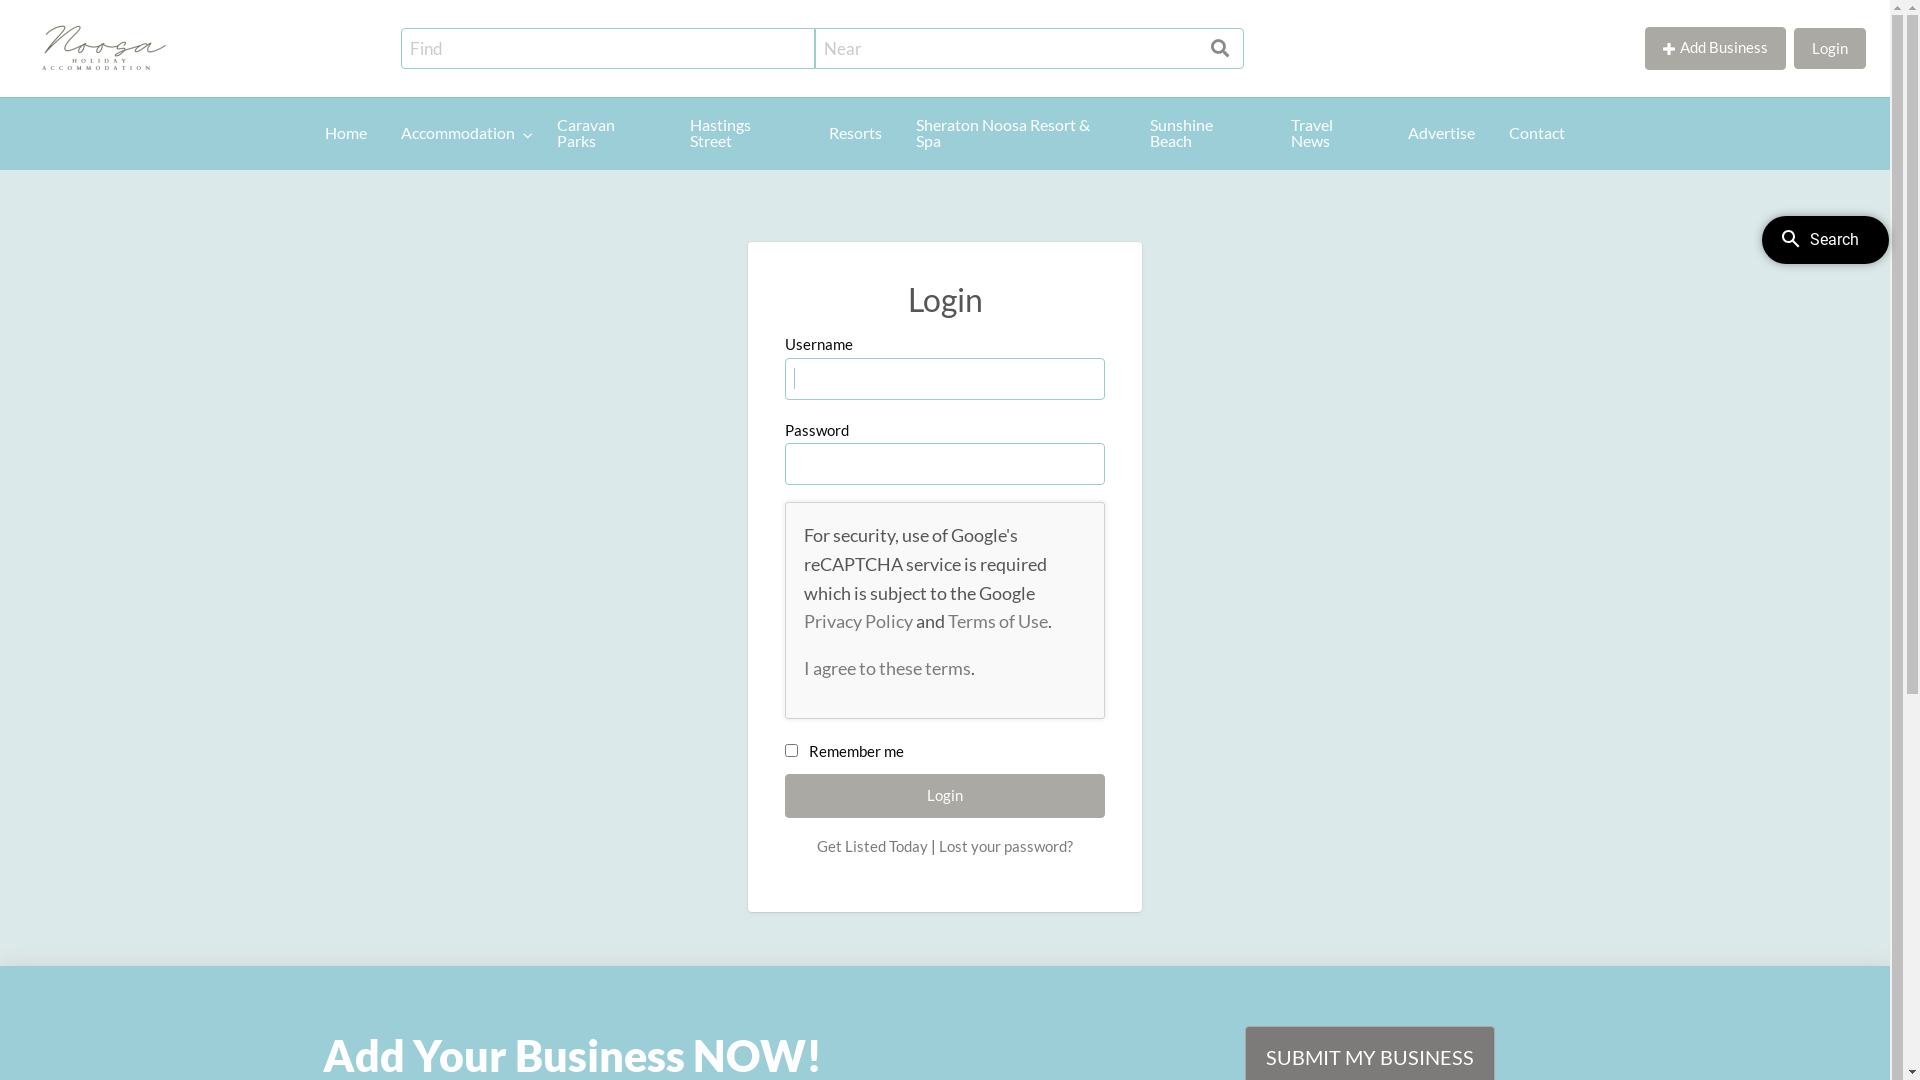  I want to click on 'Login', so click(1794, 47).